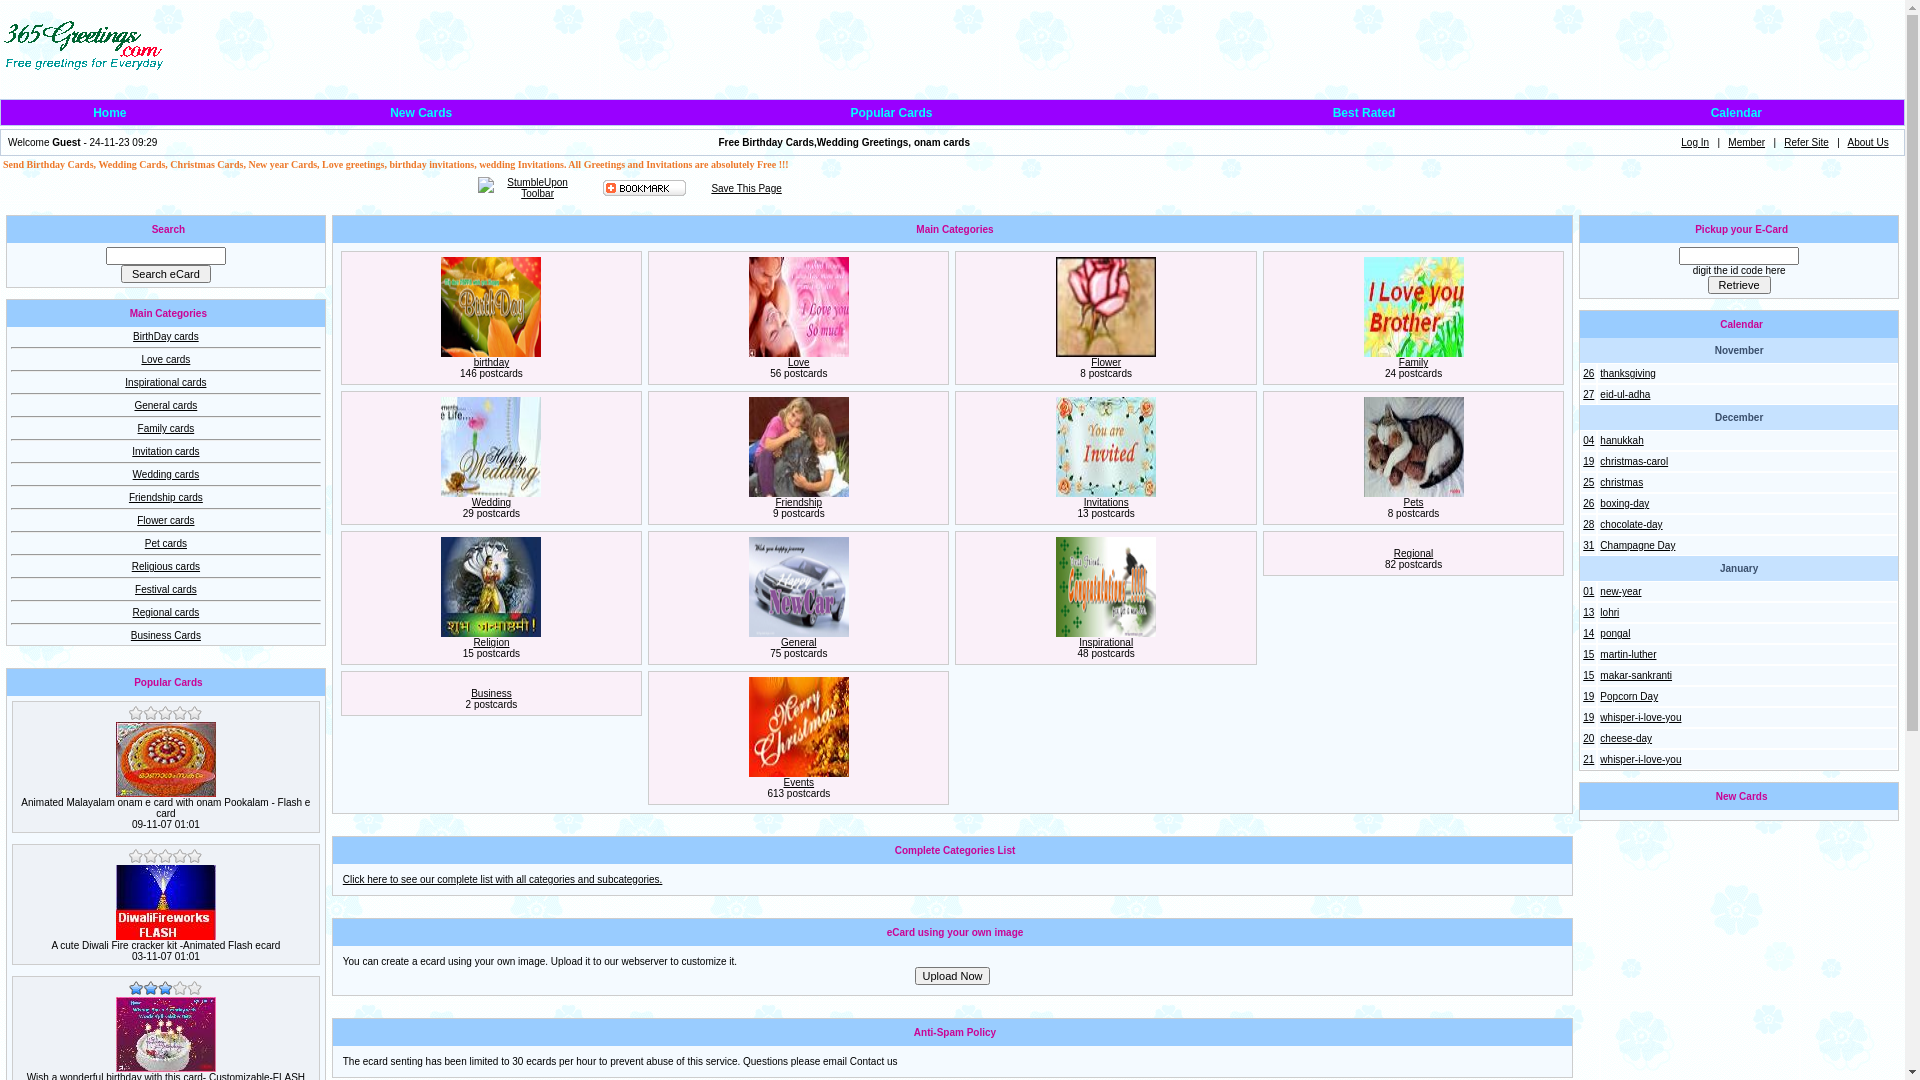 The width and height of the screenshot is (1920, 1080). Describe the element at coordinates (1587, 545) in the screenshot. I see `'31'` at that location.